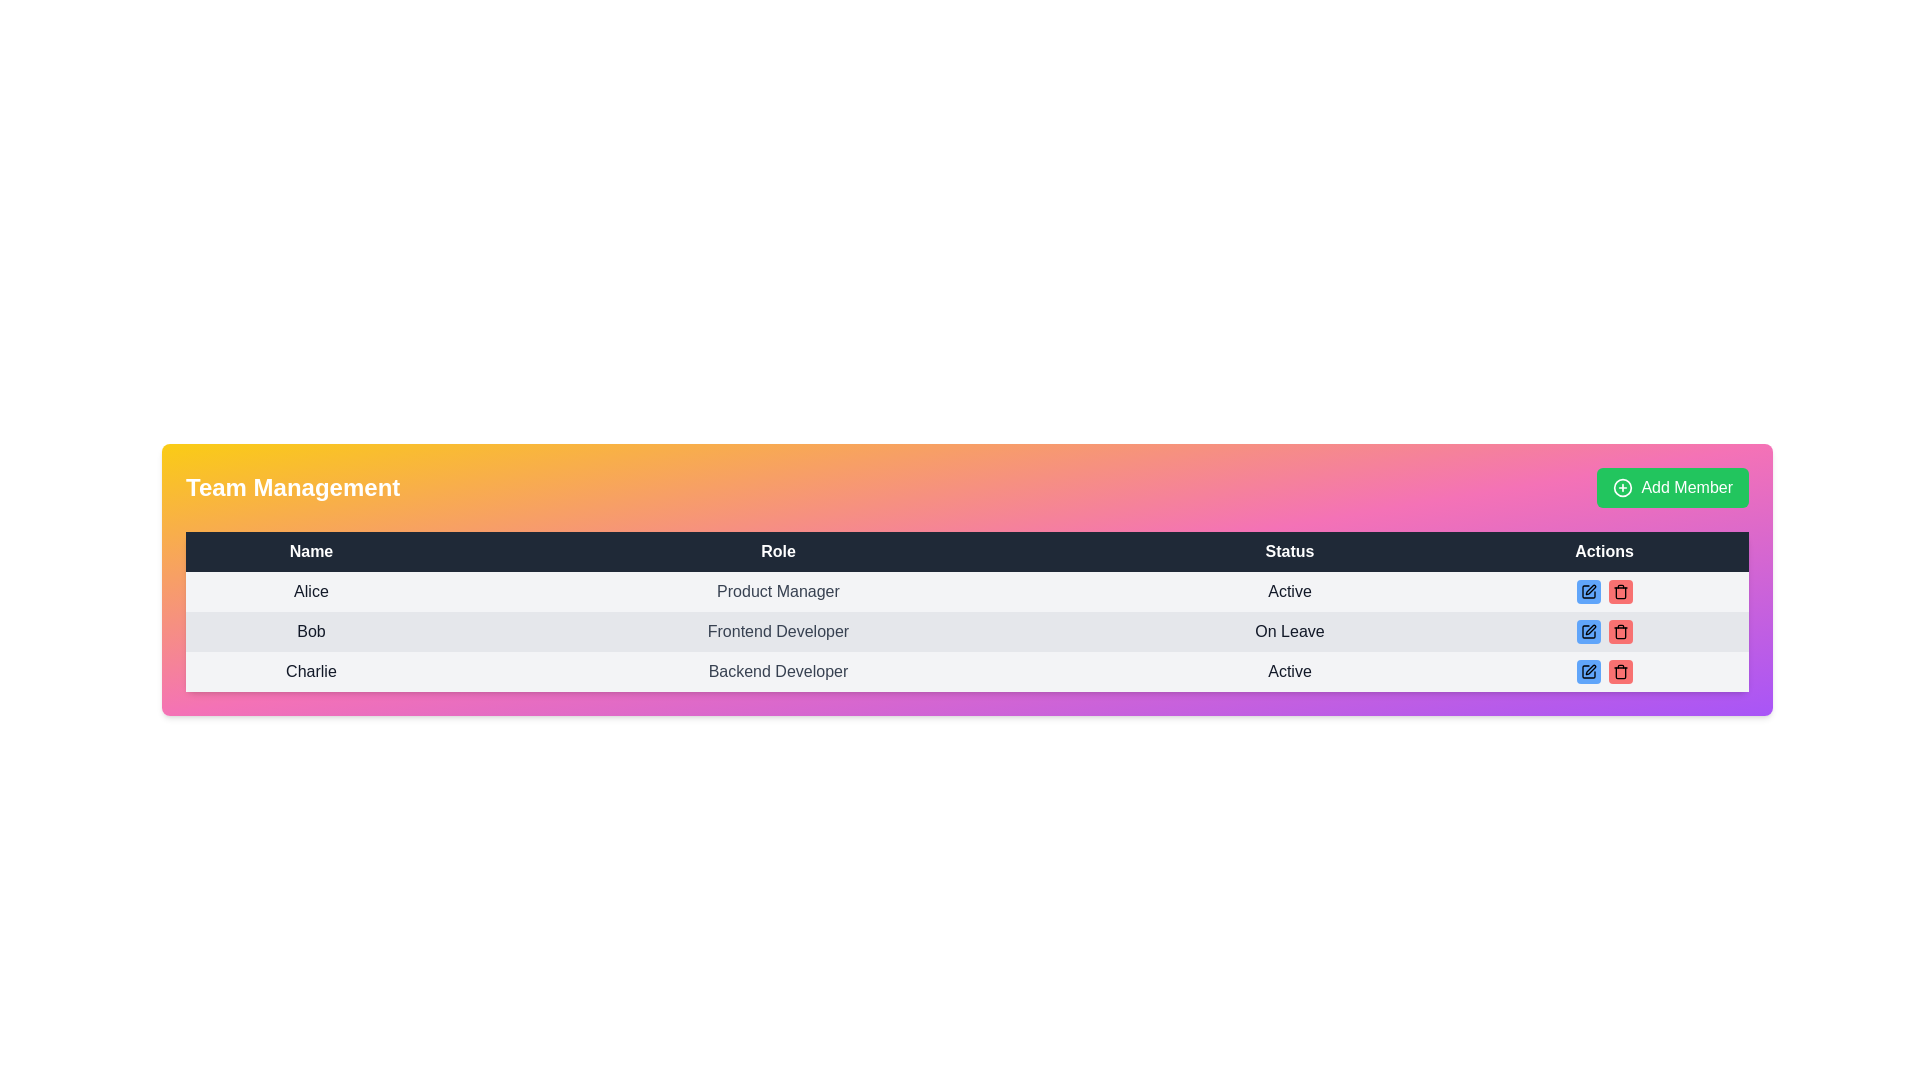  I want to click on the red delete button with a trashcan icon, located as the second icon in the 'Actions' column for the second row of the table, so click(1620, 632).